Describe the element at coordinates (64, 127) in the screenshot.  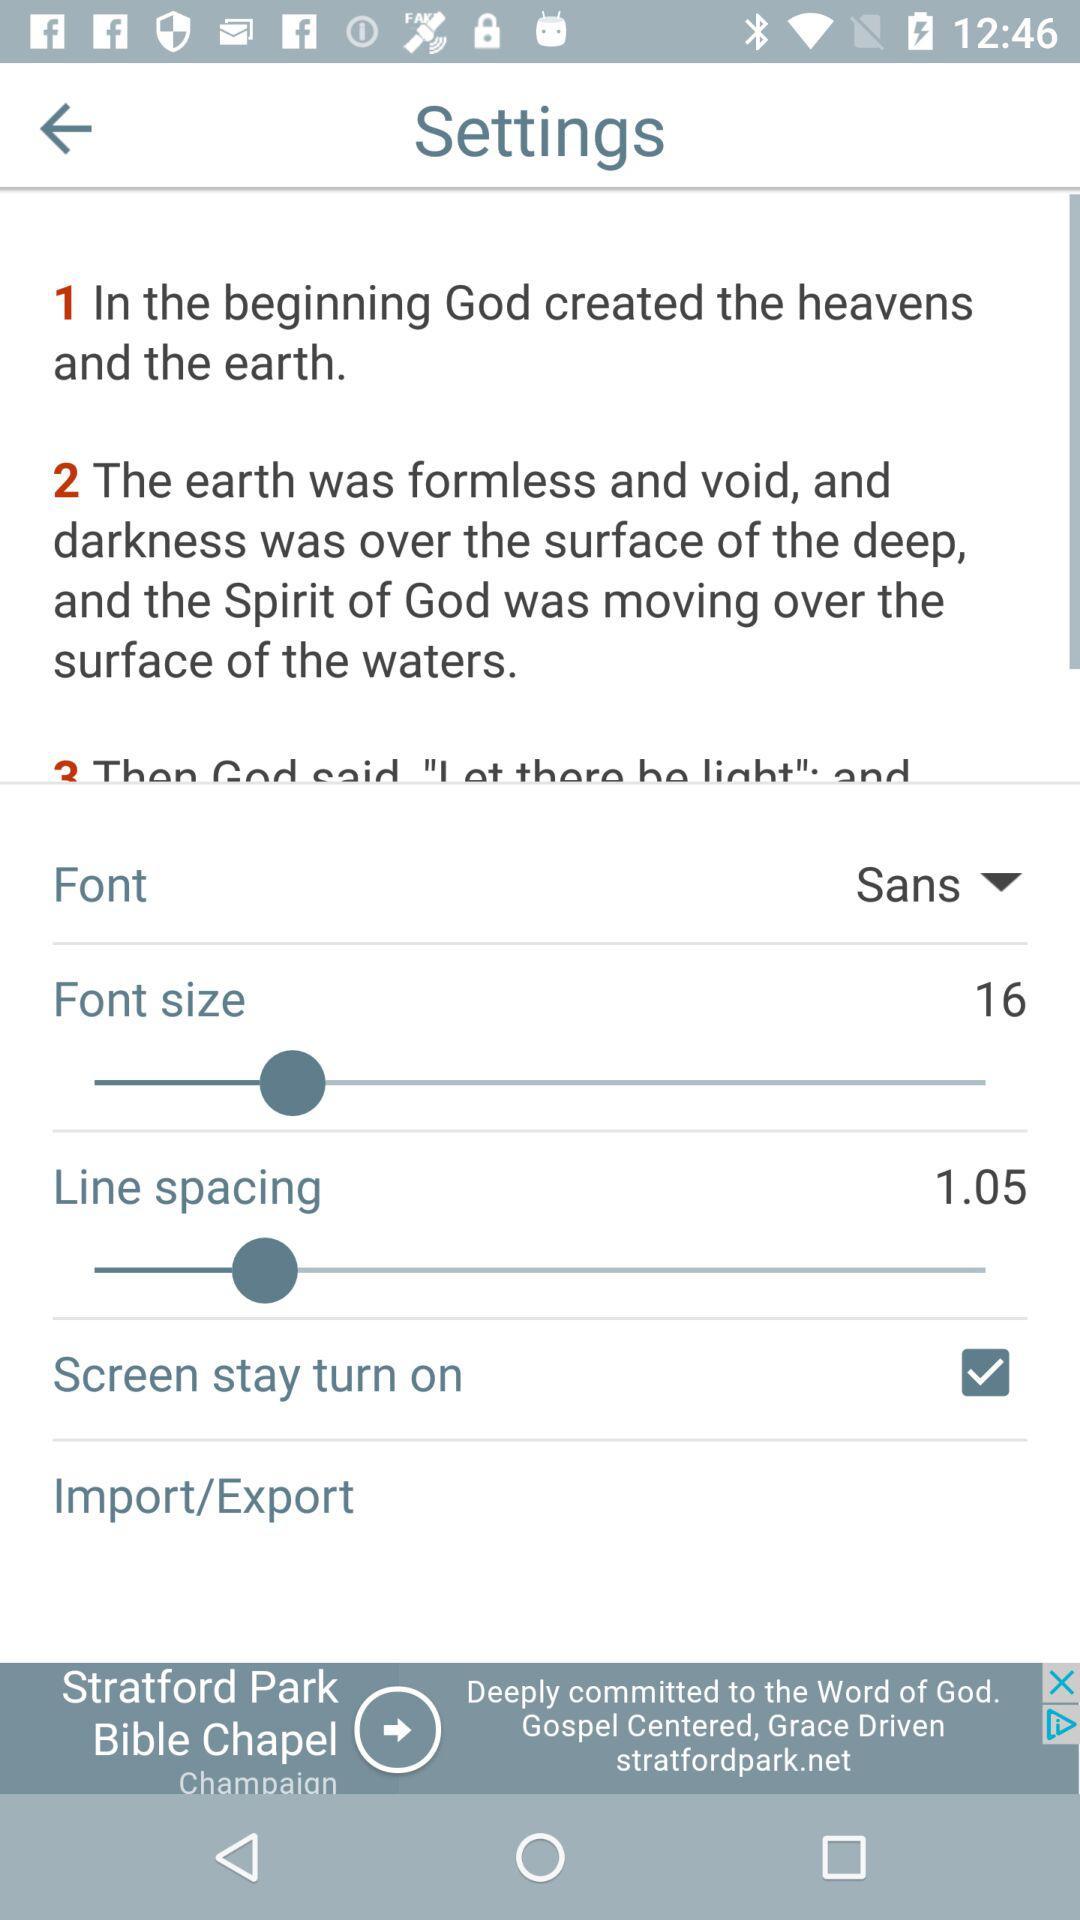
I see `the arrow_backward icon` at that location.